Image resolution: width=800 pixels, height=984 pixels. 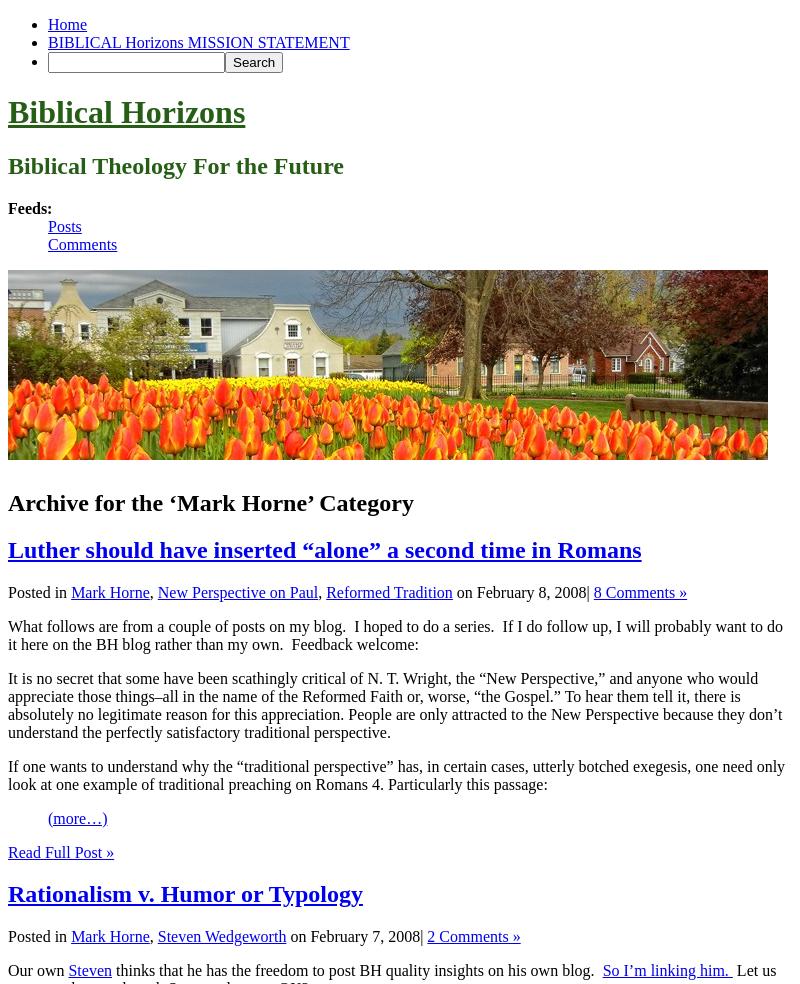 I want to click on 'Feeds:', so click(x=30, y=207).